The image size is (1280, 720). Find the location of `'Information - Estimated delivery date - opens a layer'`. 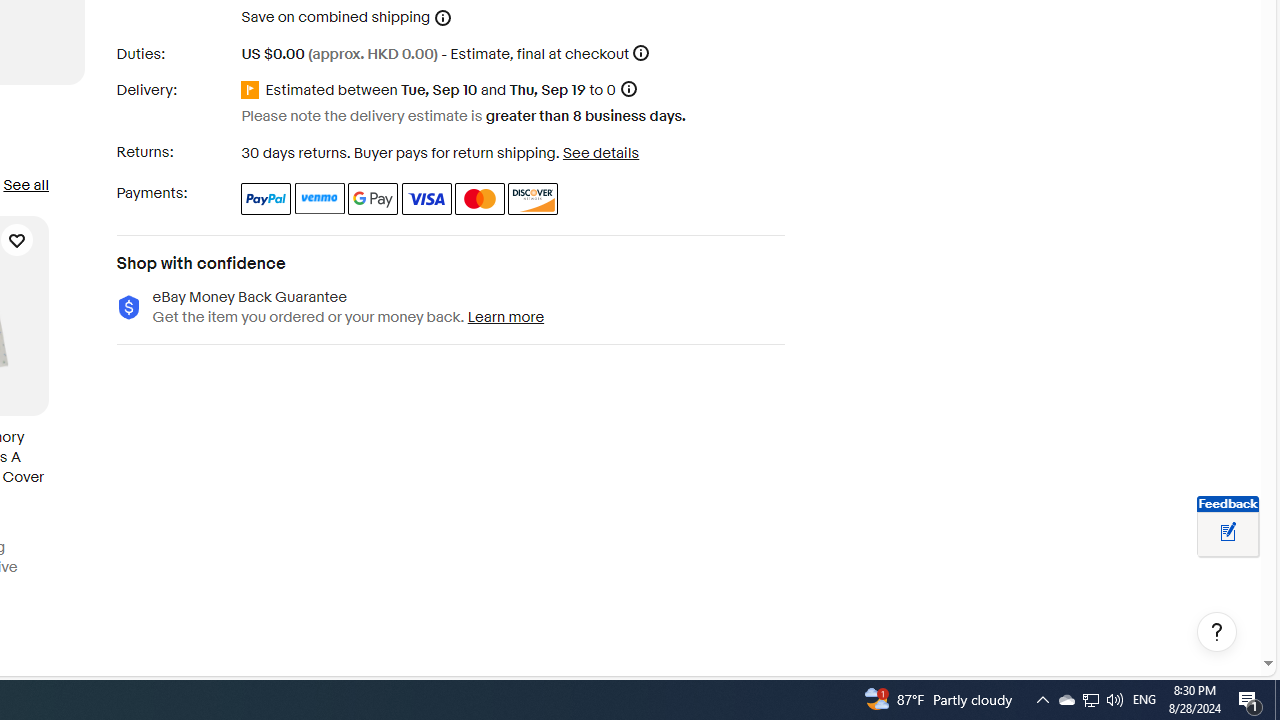

'Information - Estimated delivery date - opens a layer' is located at coordinates (627, 88).